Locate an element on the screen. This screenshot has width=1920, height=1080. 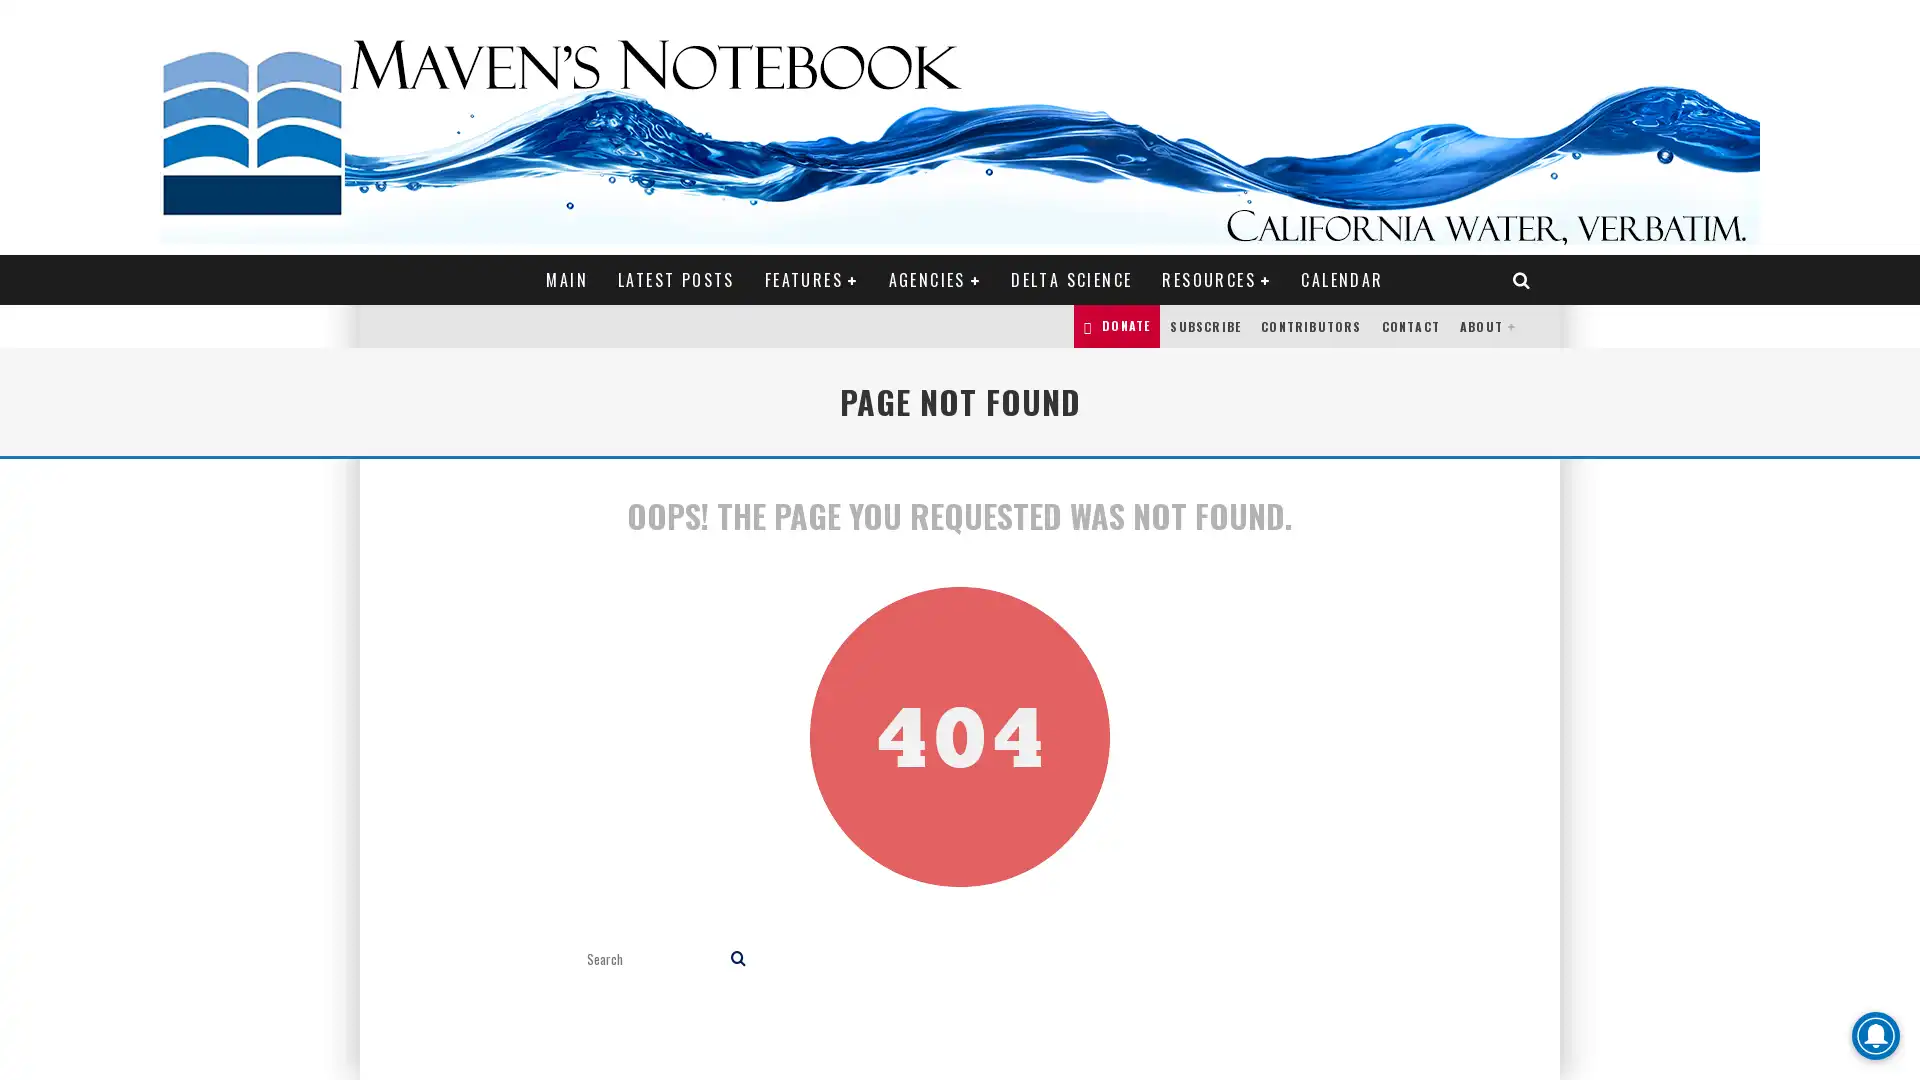
search is located at coordinates (737, 957).